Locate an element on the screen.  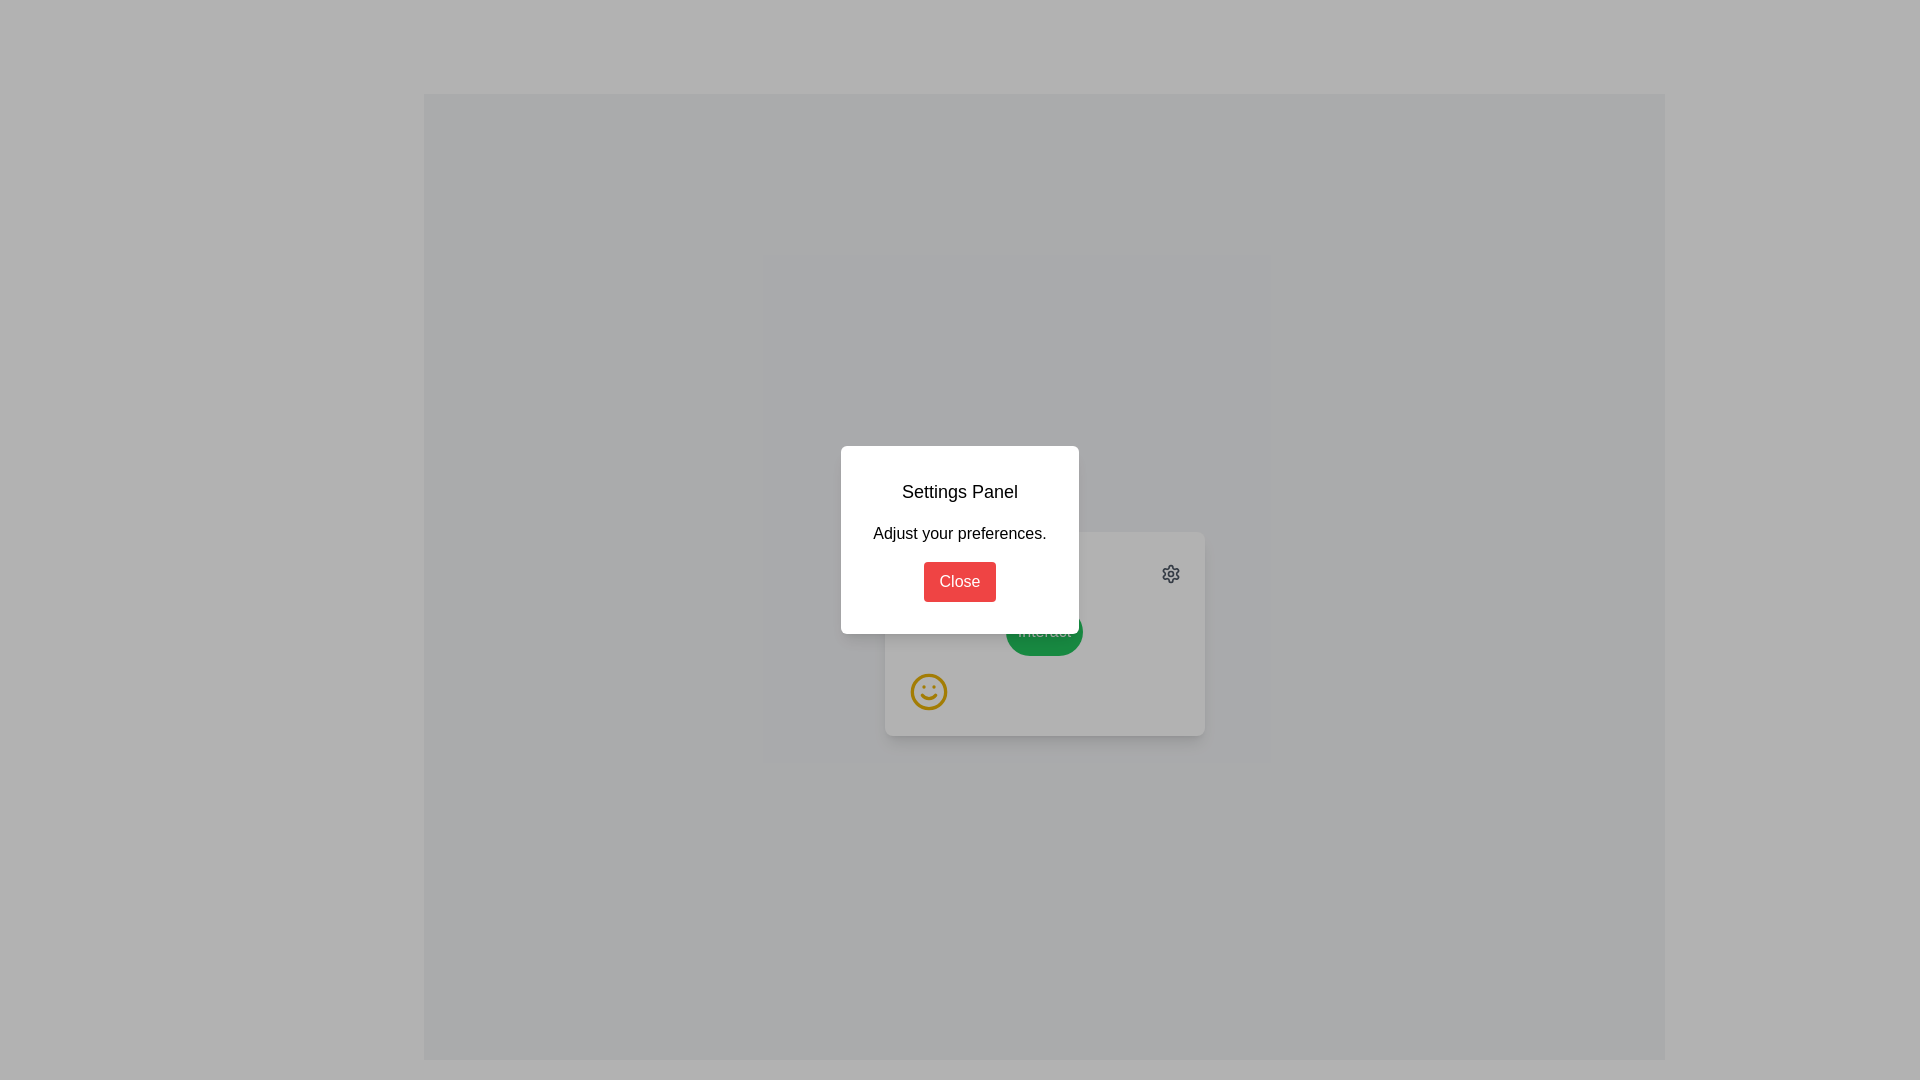
the cogwheel icon located at the top right of the visible card, positioned between the close button and the main content of the settings panel is located at coordinates (1170, 574).